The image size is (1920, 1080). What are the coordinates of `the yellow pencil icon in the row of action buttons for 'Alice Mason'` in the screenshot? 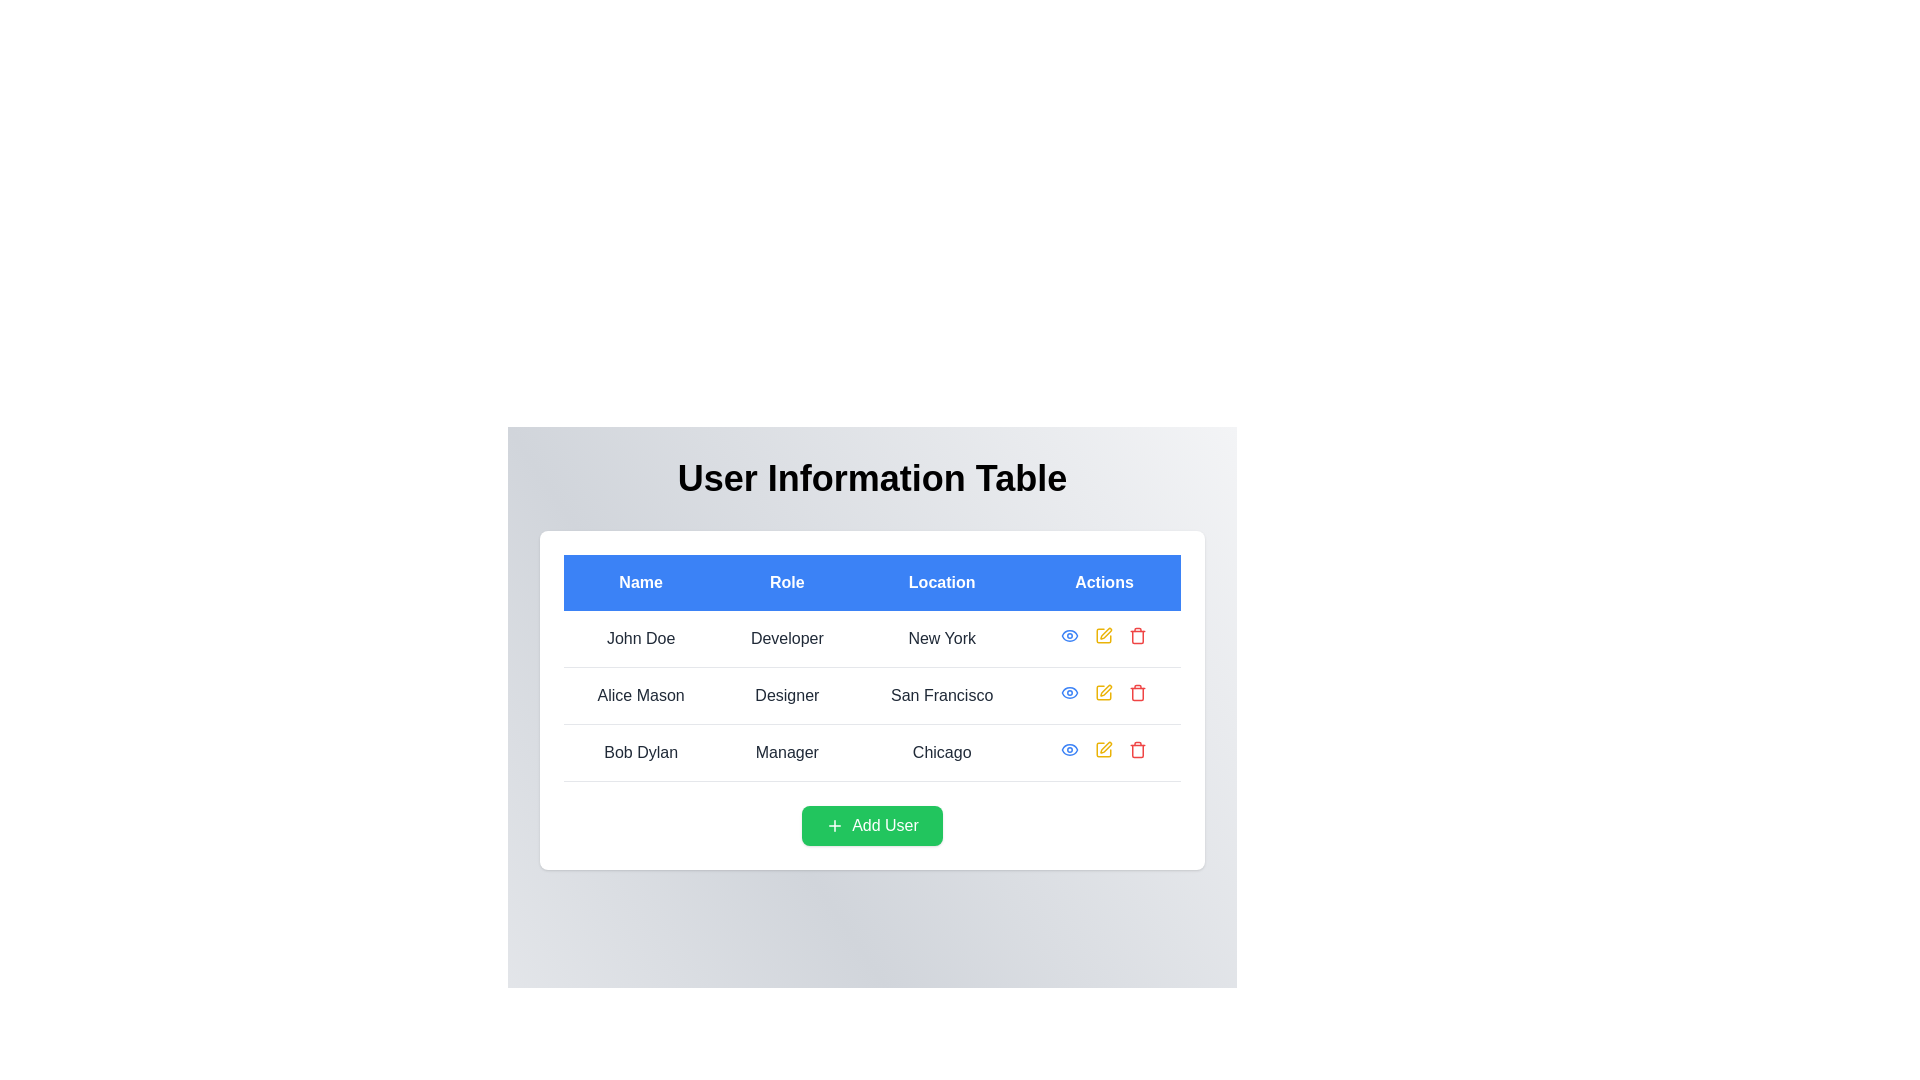 It's located at (1103, 692).